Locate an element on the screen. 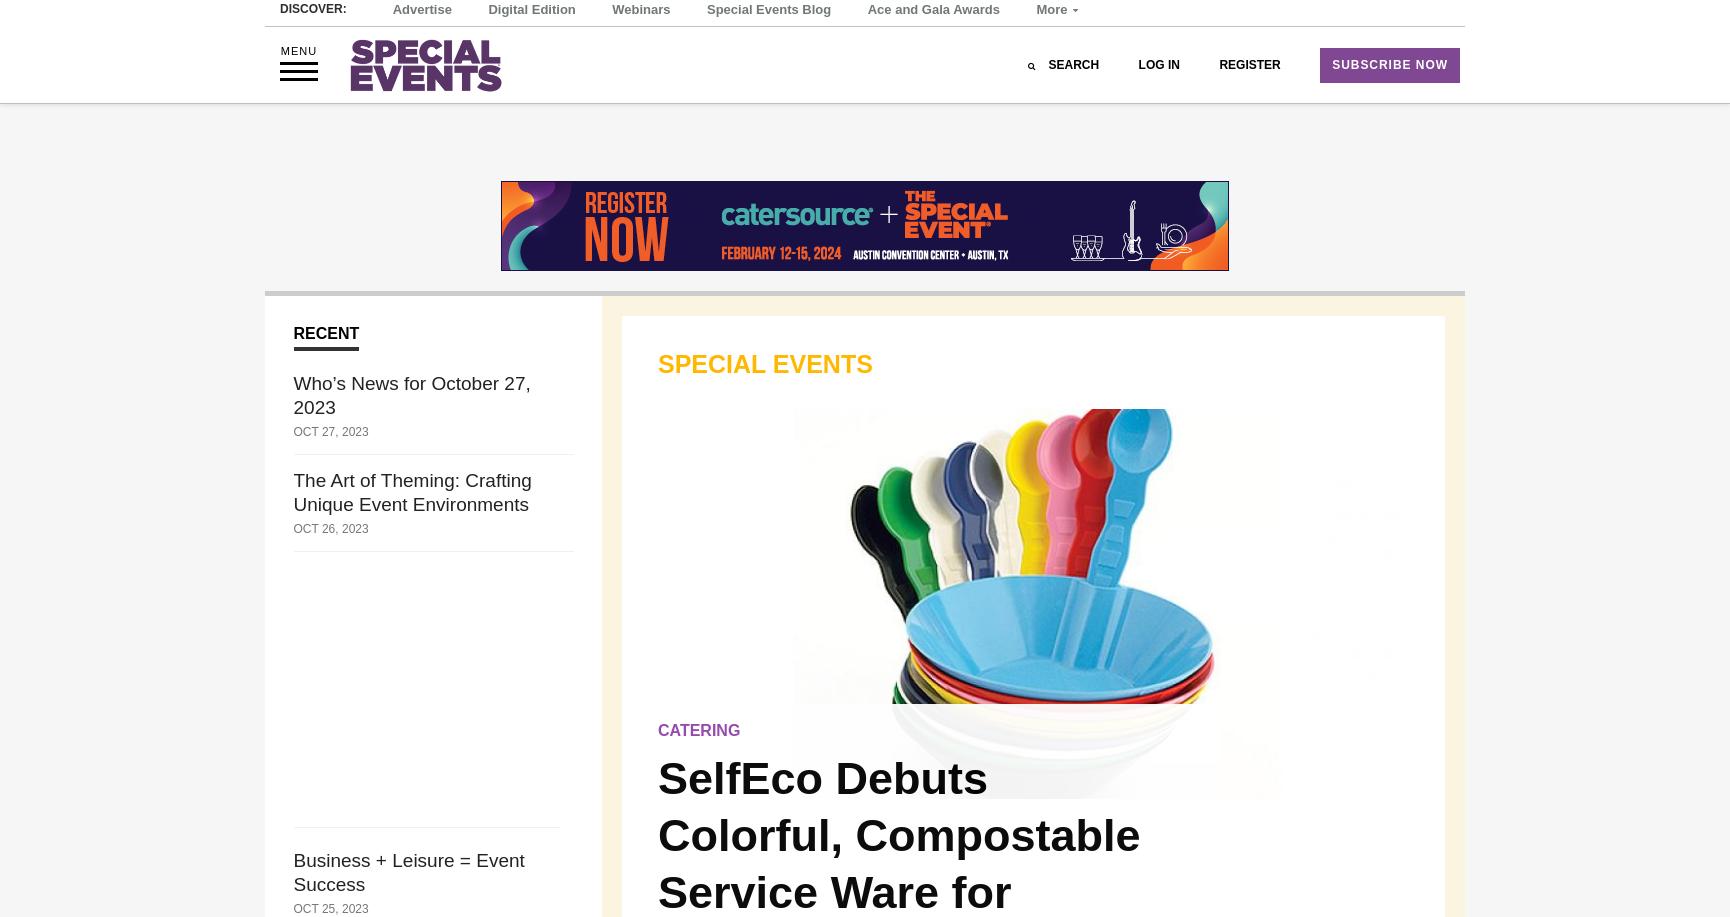 This screenshot has width=1730, height=917. 'Register' is located at coordinates (1249, 118).